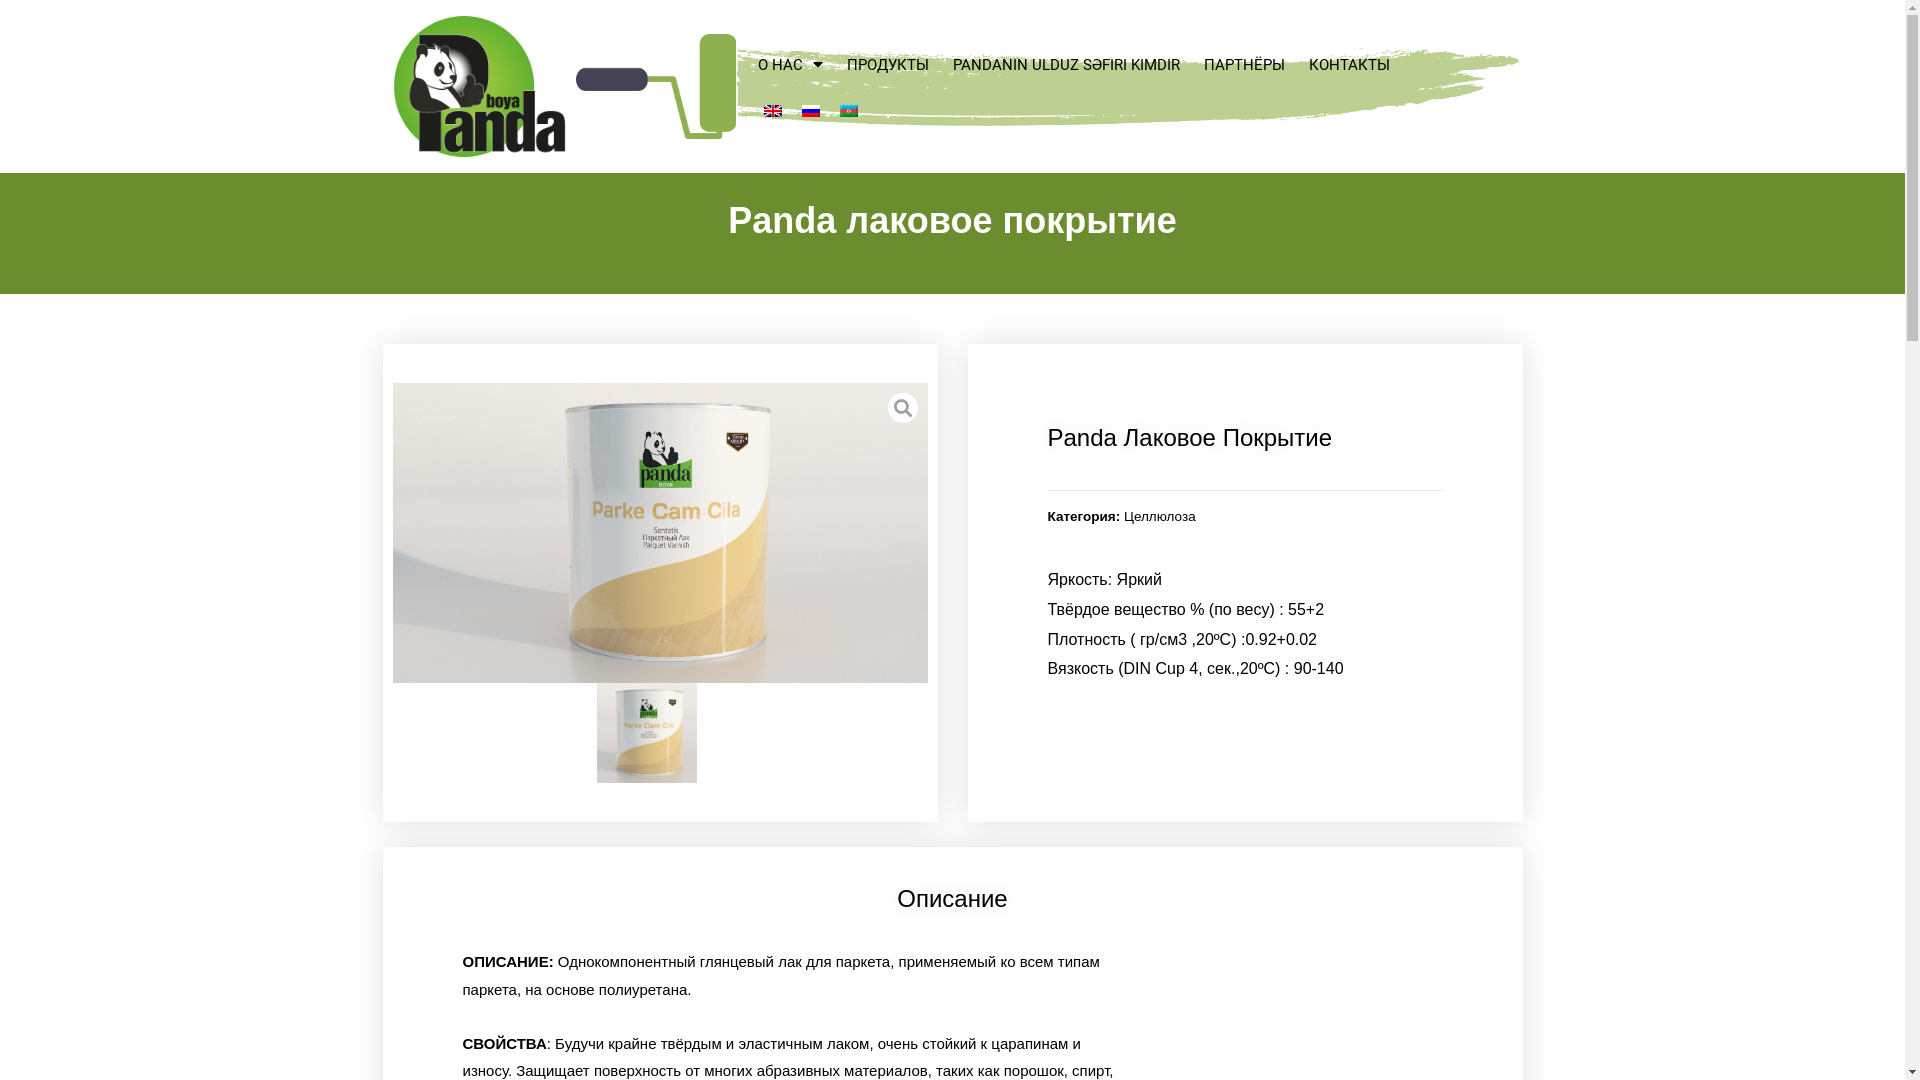  What do you see at coordinates (659, 532) in the screenshot?
I see `'parke_cam_ps'` at bounding box center [659, 532].